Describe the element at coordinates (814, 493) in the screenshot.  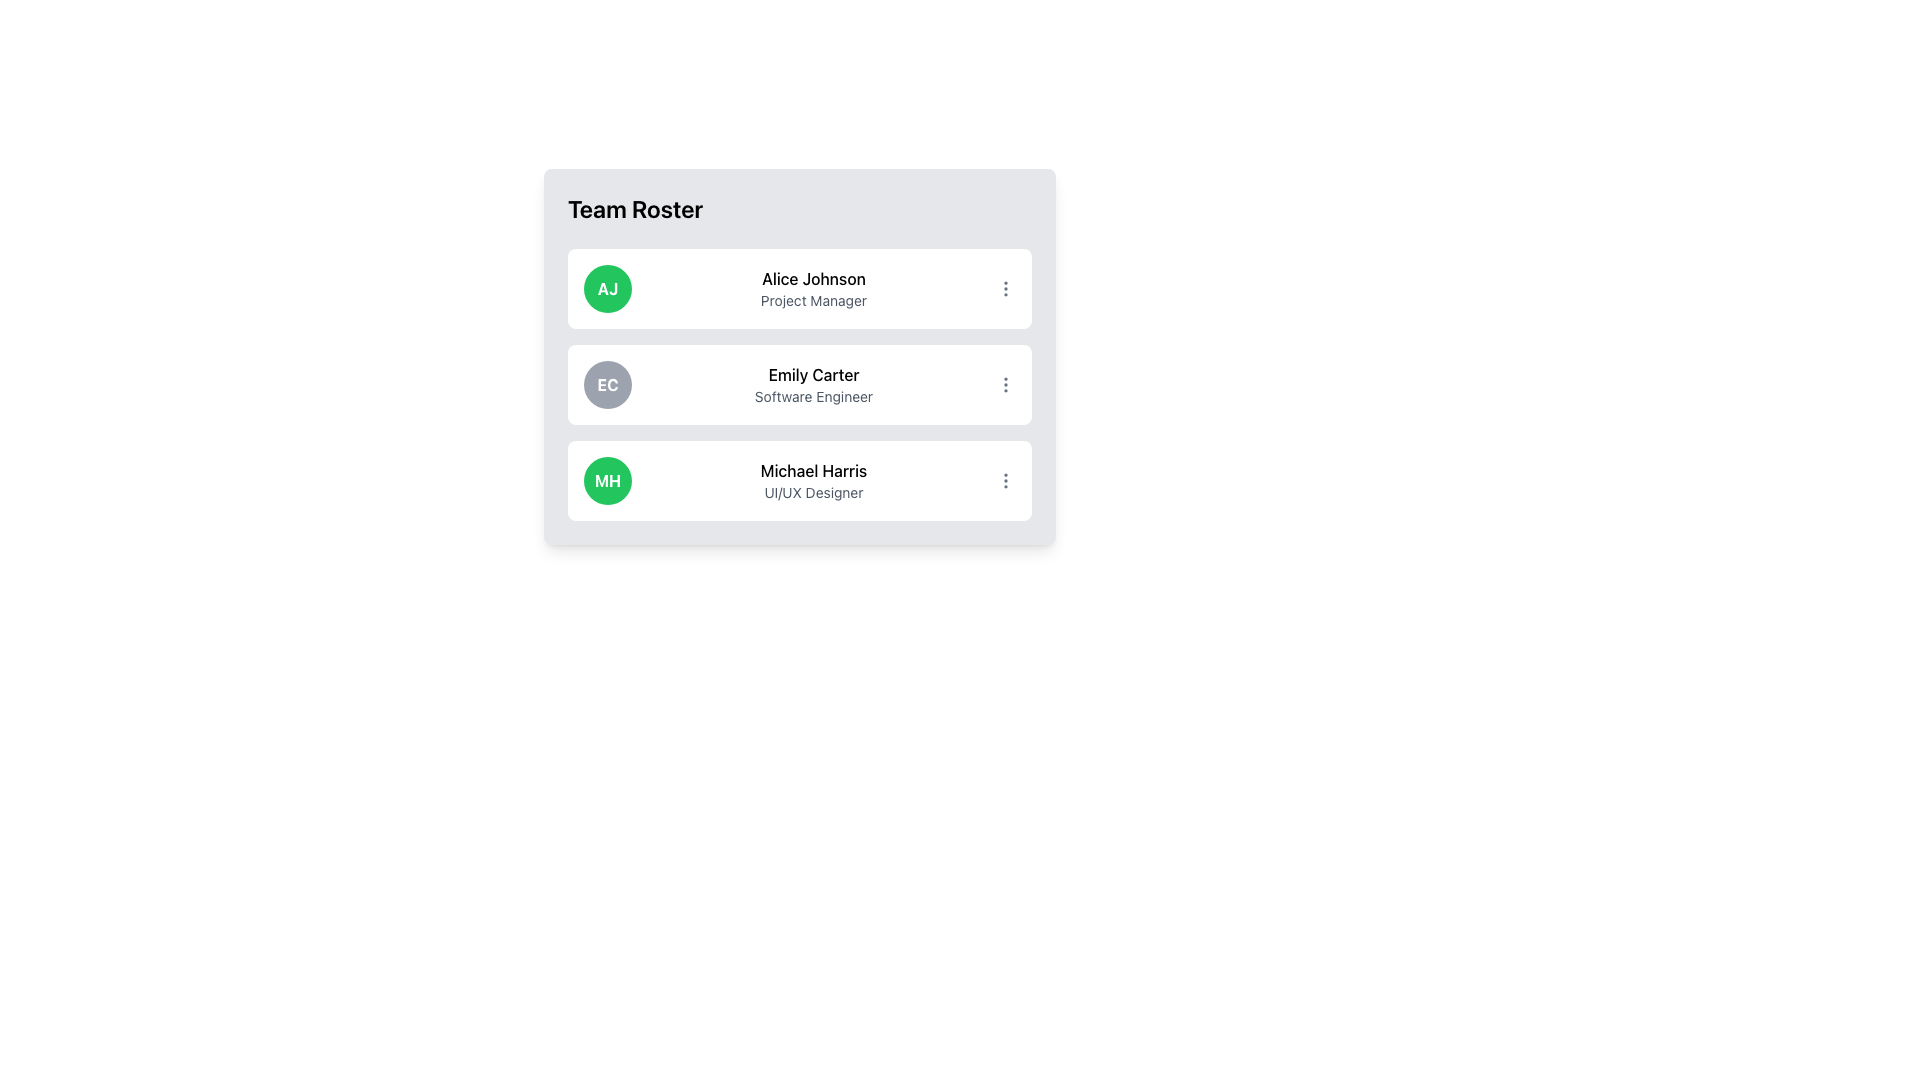
I see `the text label displaying the job title or designation associated with 'Michael Harris' located beneath his name in the third card of the 'Team Roster' panel` at that location.